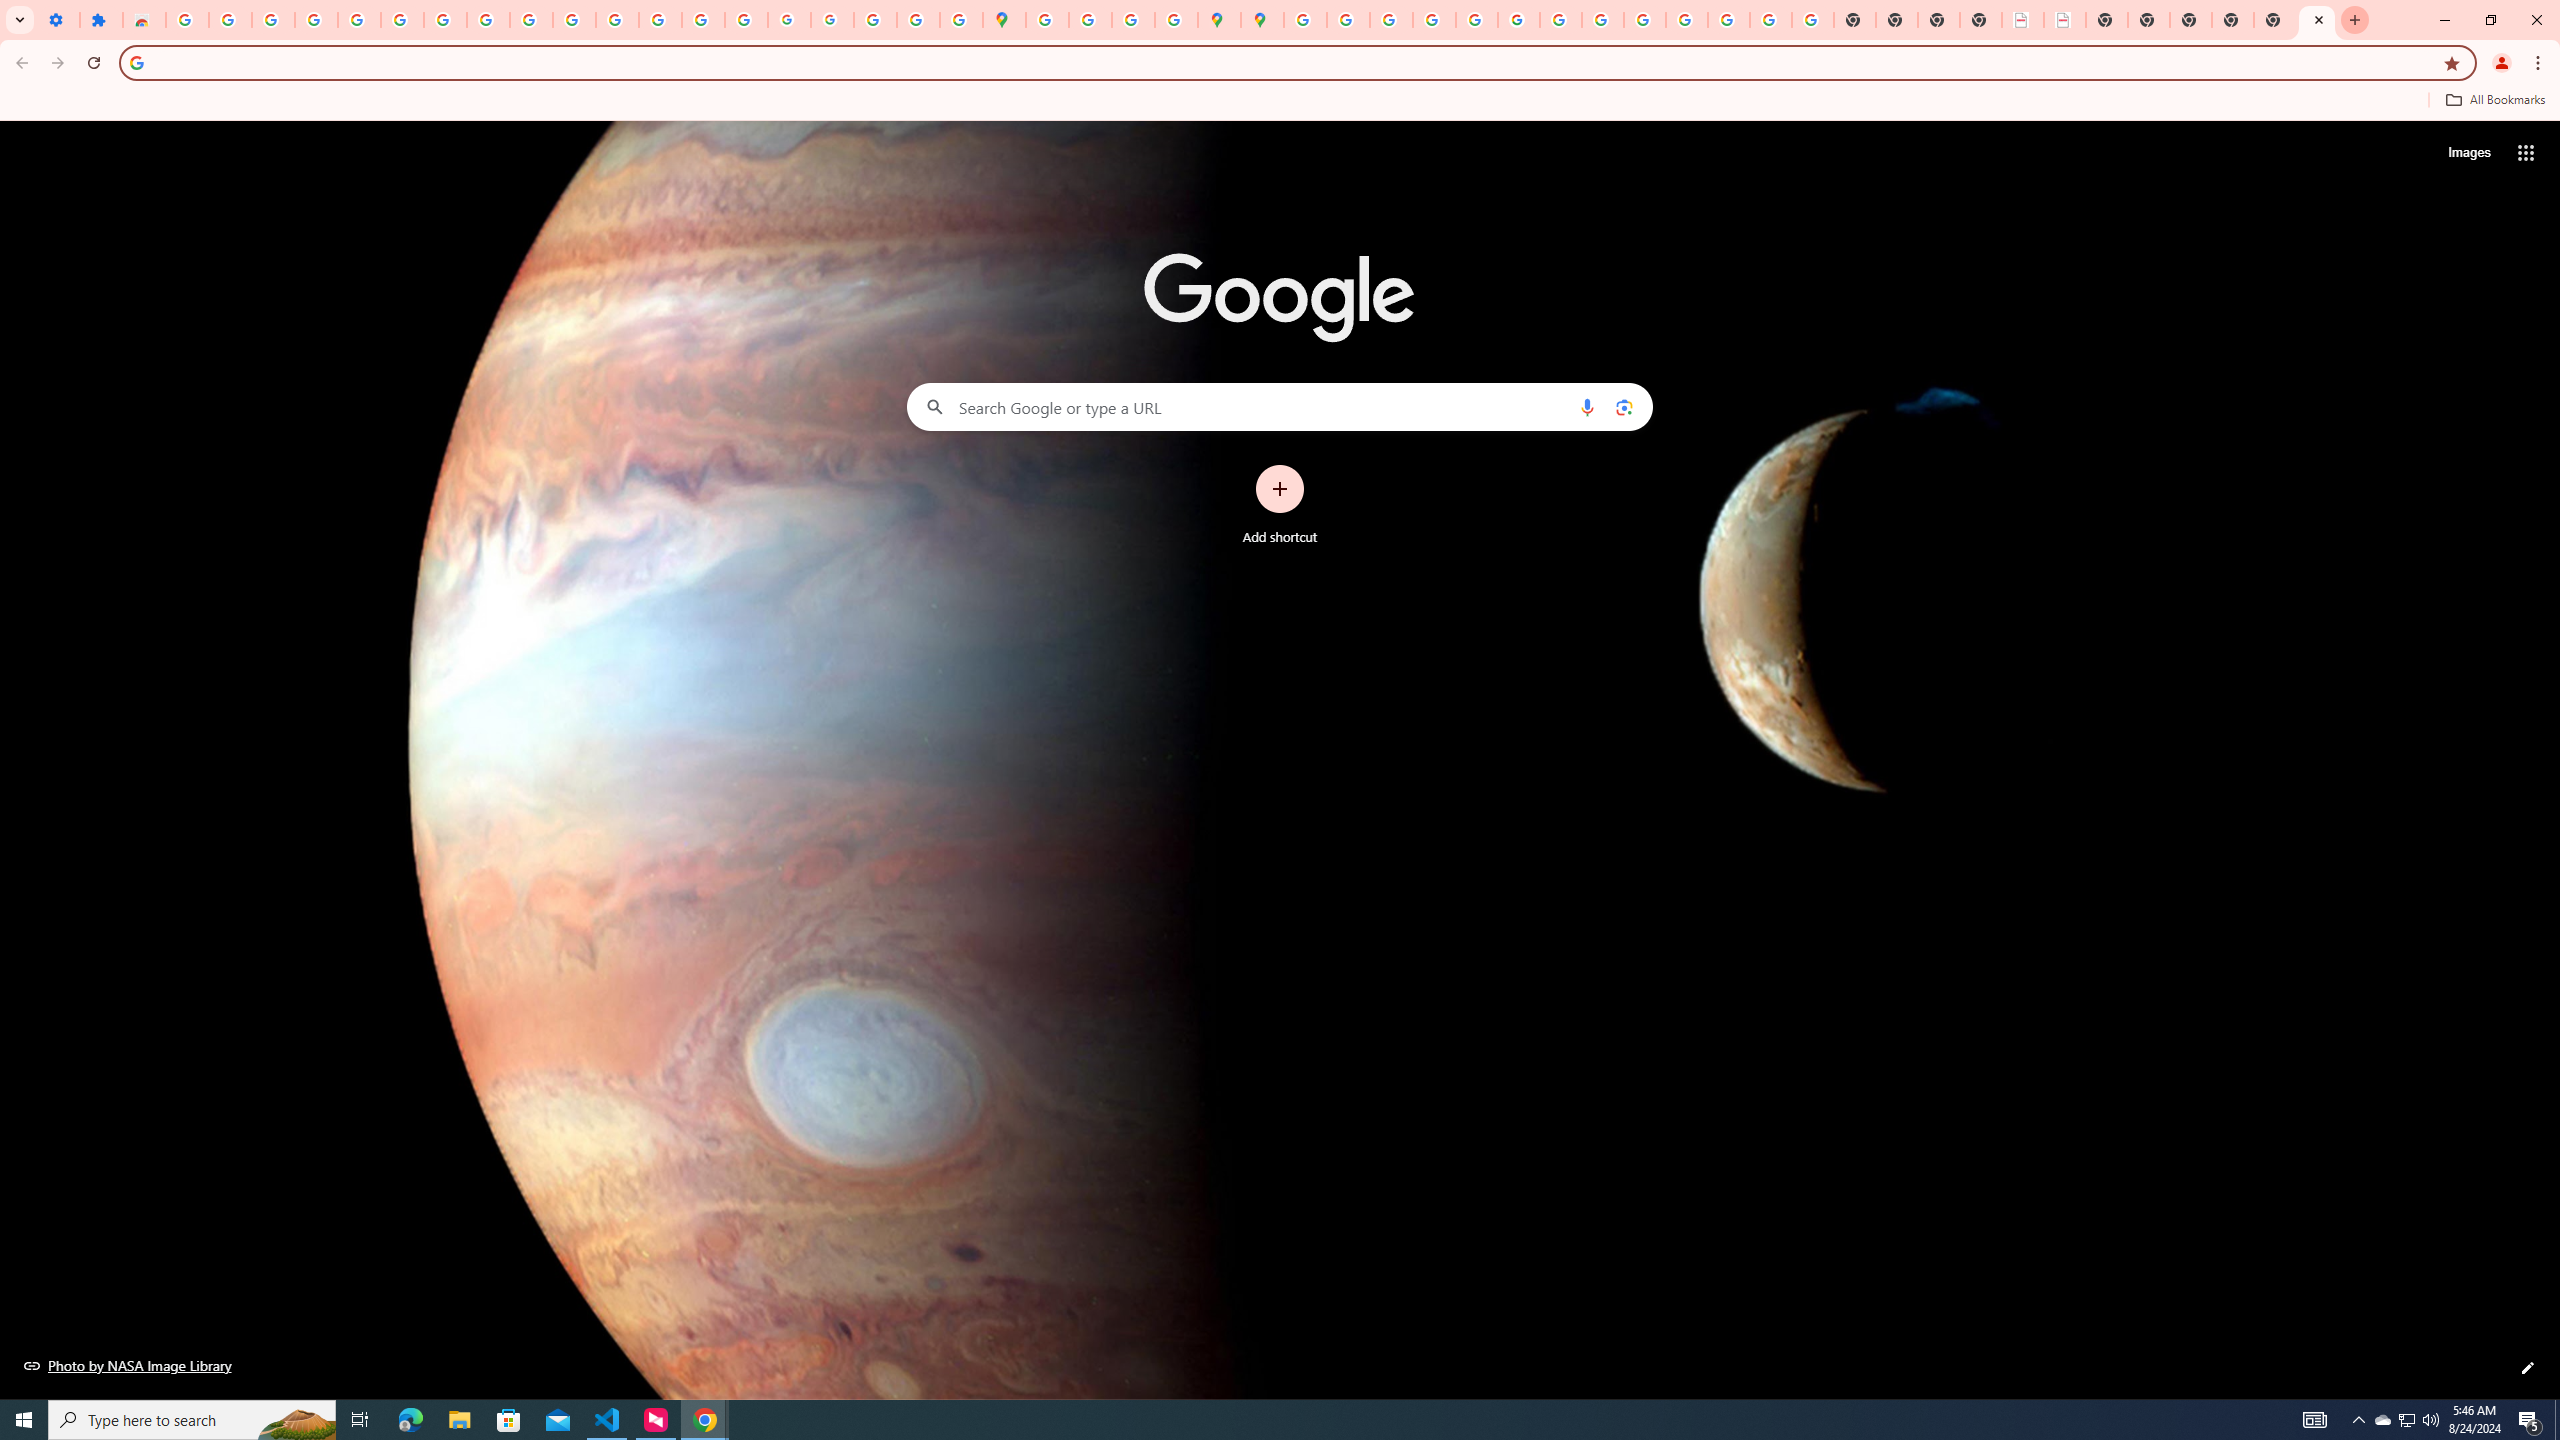 The height and width of the screenshot is (1440, 2560). I want to click on 'Customize this page', so click(2527, 1367).